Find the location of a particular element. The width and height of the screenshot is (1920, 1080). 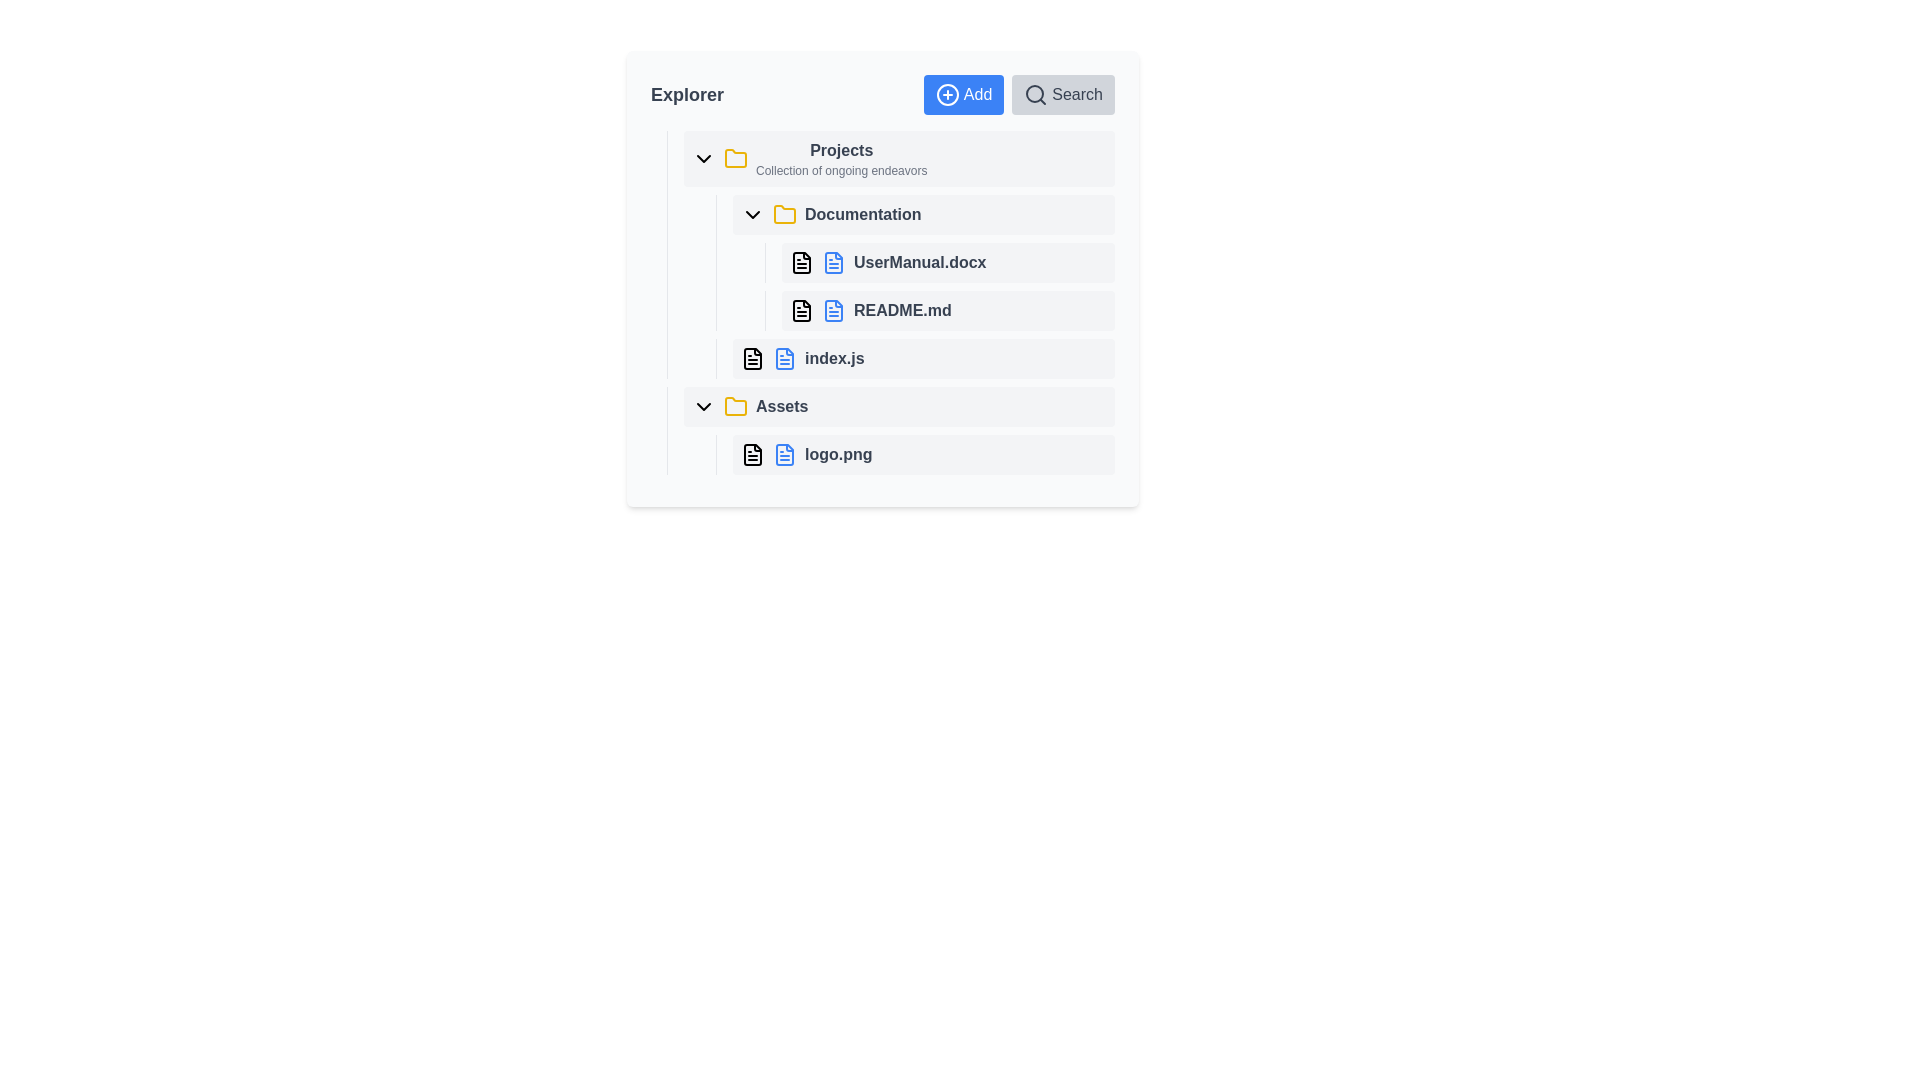

the 'README.md' text label associated with the clickable file entry is located at coordinates (901, 311).